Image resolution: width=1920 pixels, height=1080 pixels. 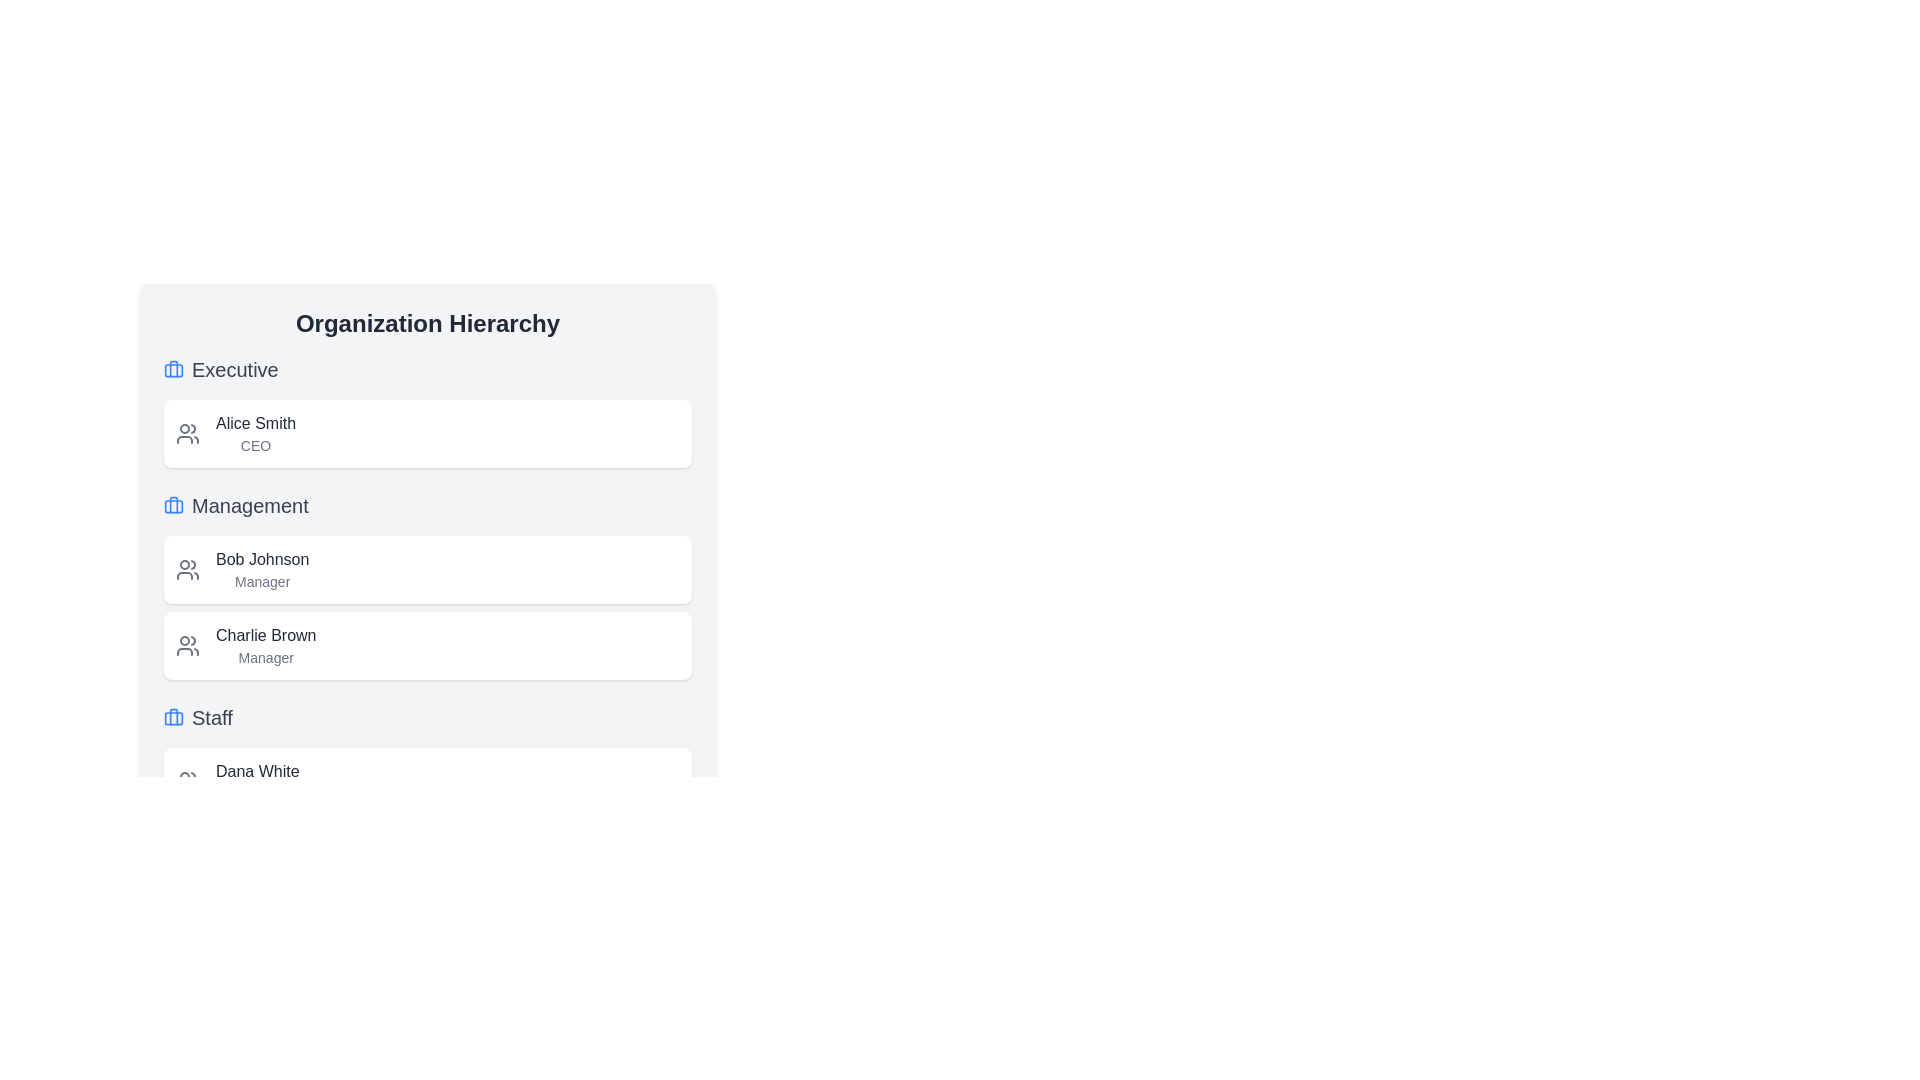 I want to click on the Profile card for 'Charlie Brown', which is the second item under the 'Management' section in the 'Organization Hierarchy' panel, so click(x=426, y=623).